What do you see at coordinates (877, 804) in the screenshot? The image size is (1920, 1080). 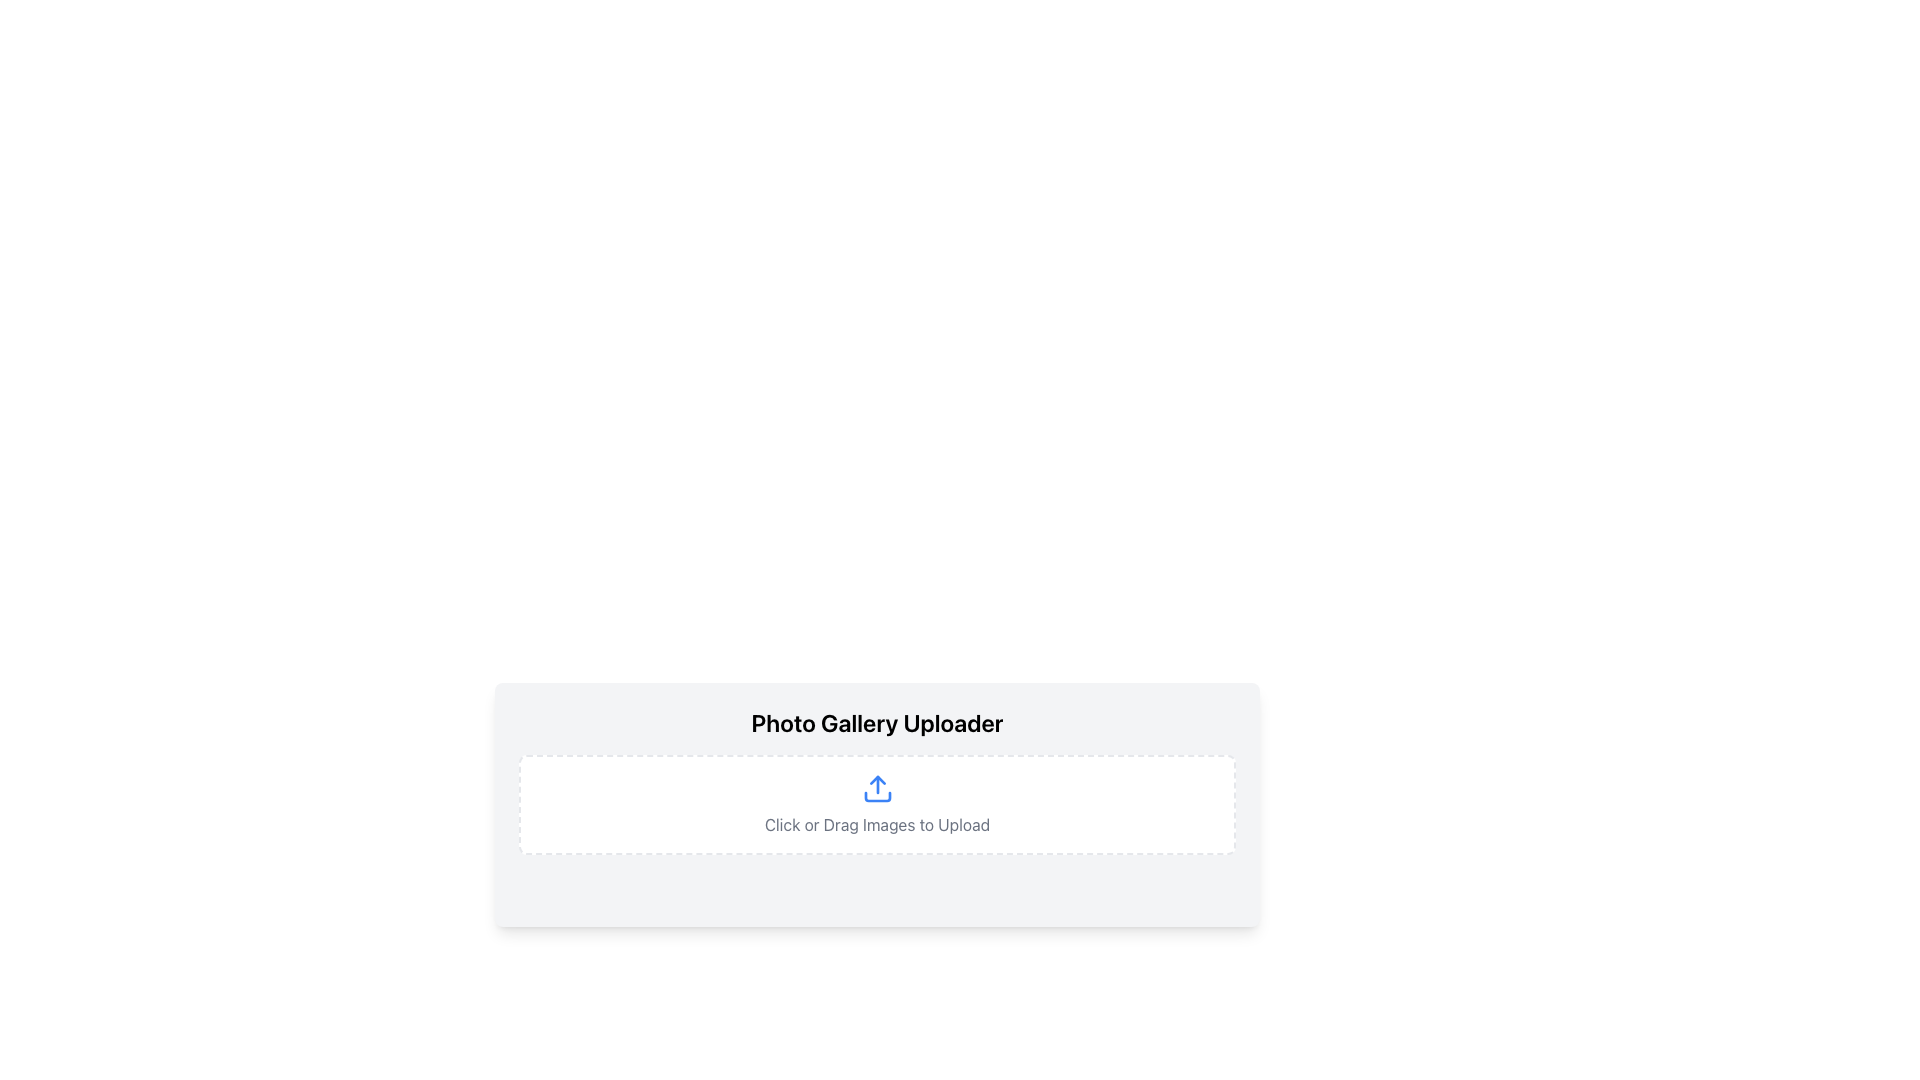 I see `the File input area with dashed borders that contains an upload icon and the text 'Click or Drag Images to Upload'` at bounding box center [877, 804].